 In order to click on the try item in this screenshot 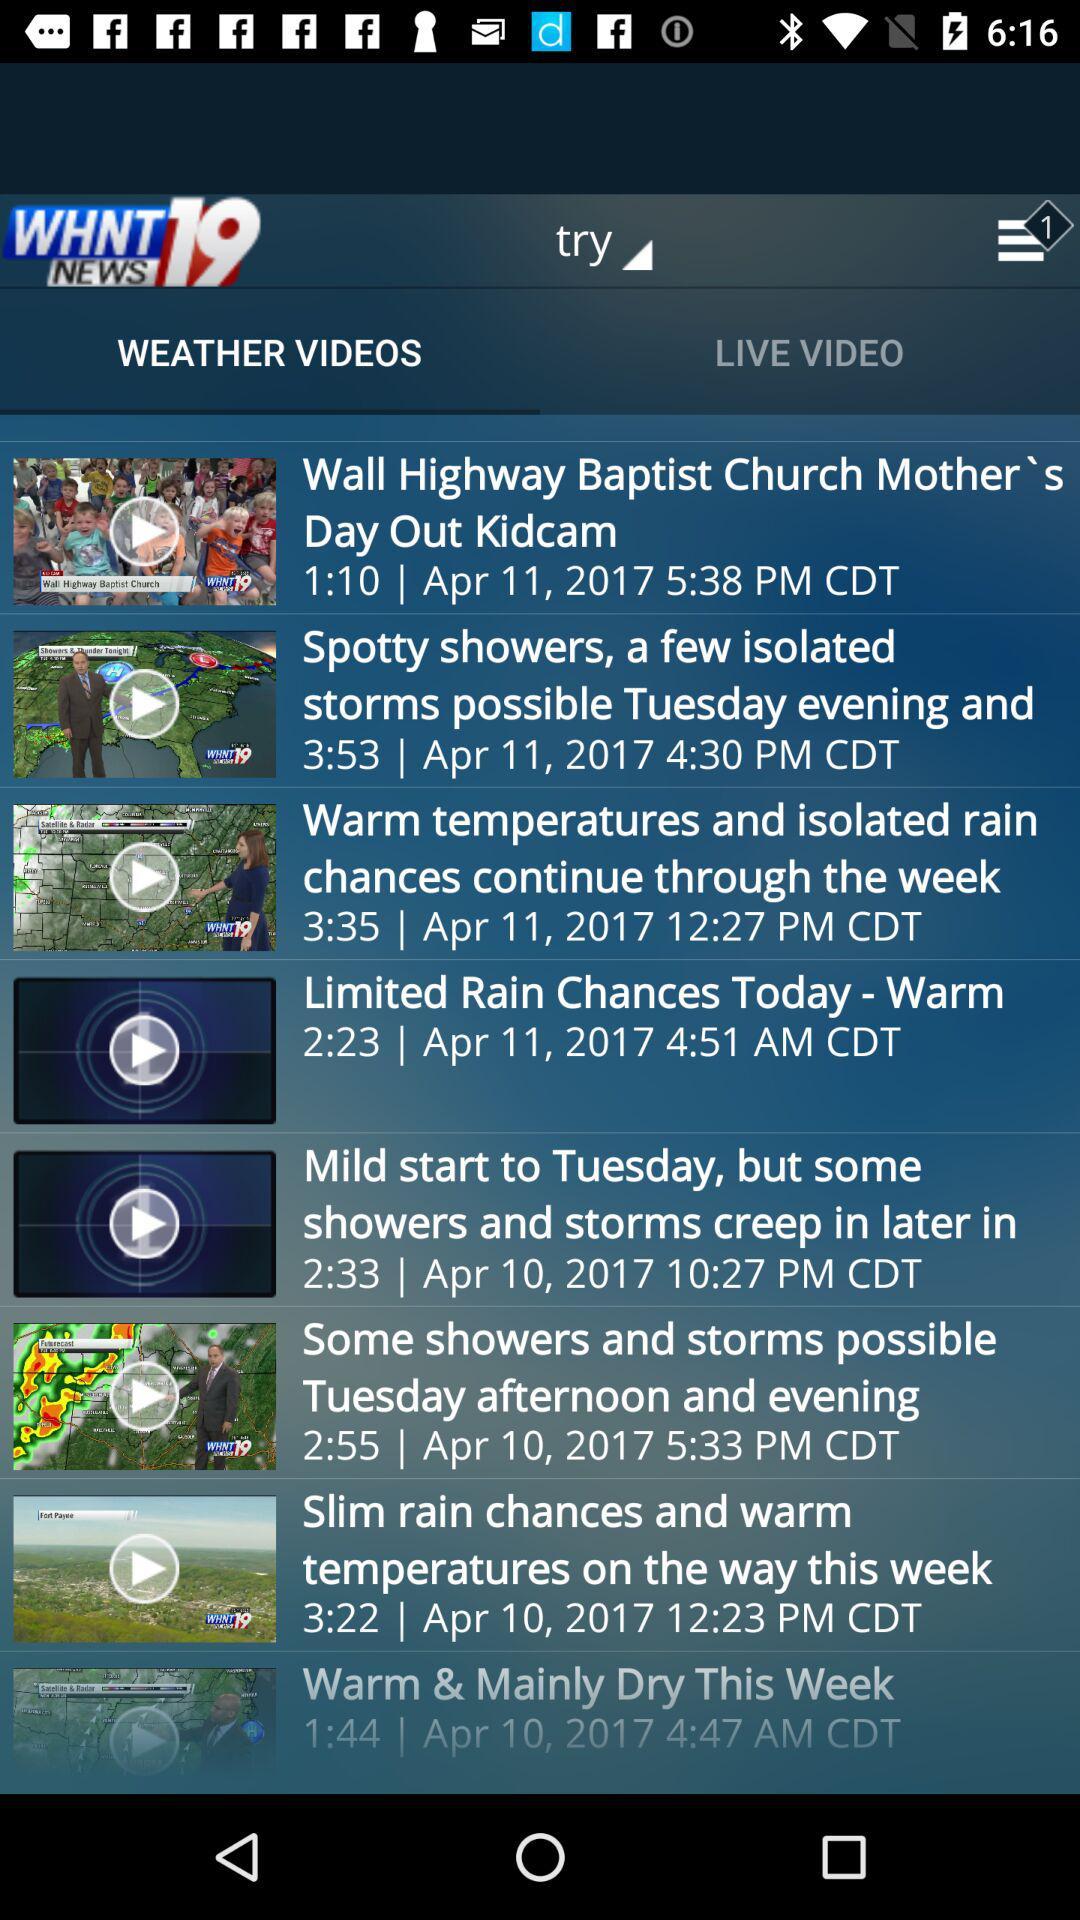, I will do `click(617, 240)`.